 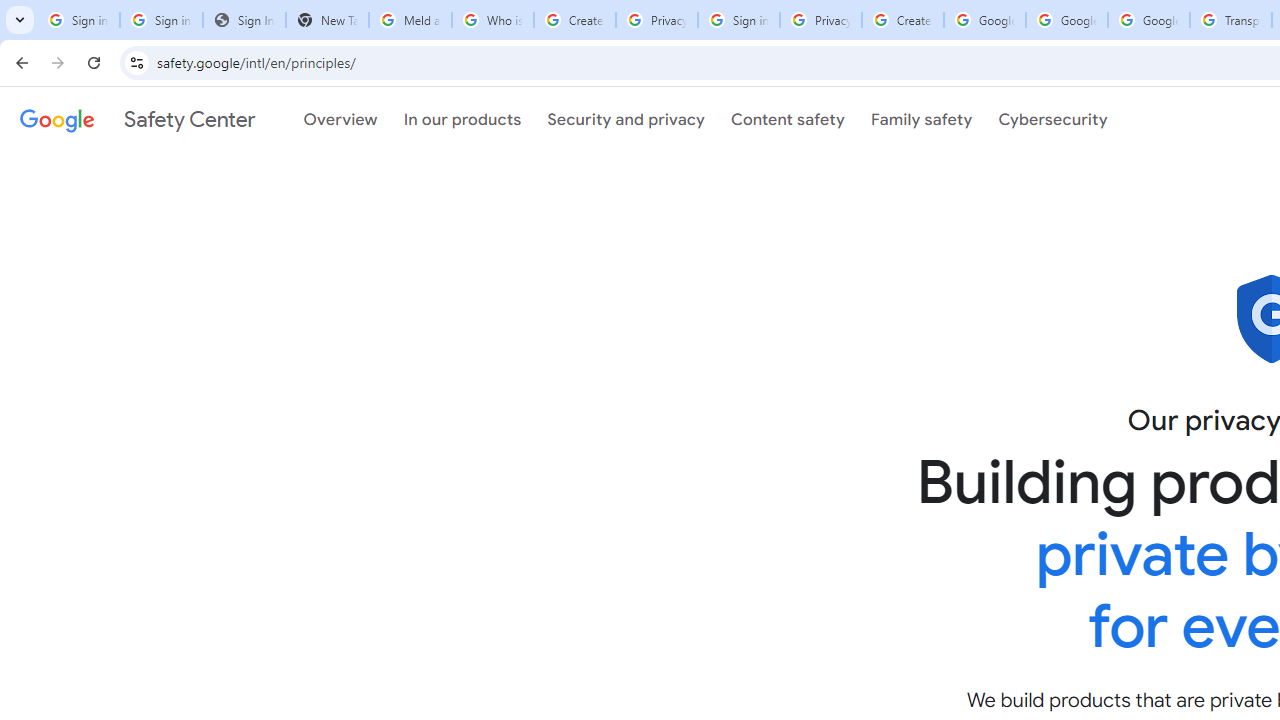 What do you see at coordinates (492, 20) in the screenshot?
I see `'Who is my administrator? - Google Account Help'` at bounding box center [492, 20].